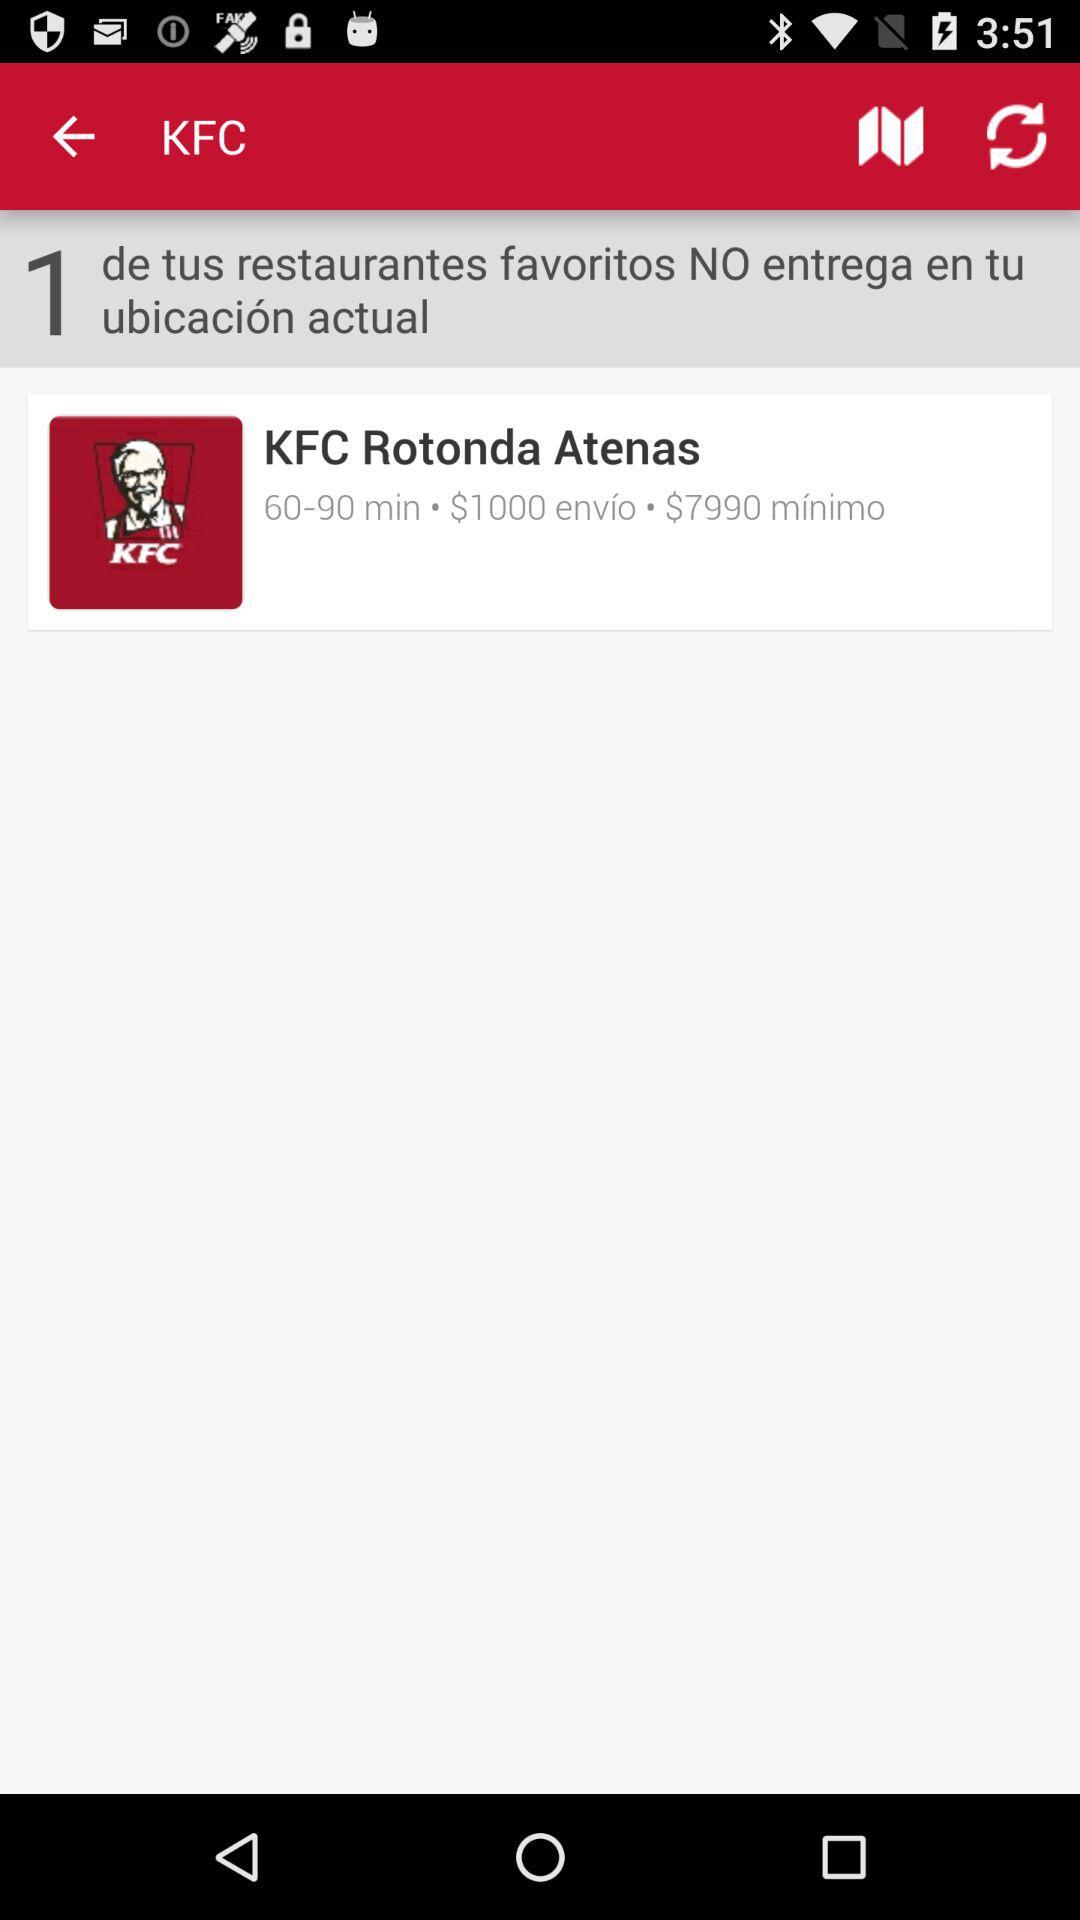  What do you see at coordinates (589, 287) in the screenshot?
I see `icon next to 1` at bounding box center [589, 287].